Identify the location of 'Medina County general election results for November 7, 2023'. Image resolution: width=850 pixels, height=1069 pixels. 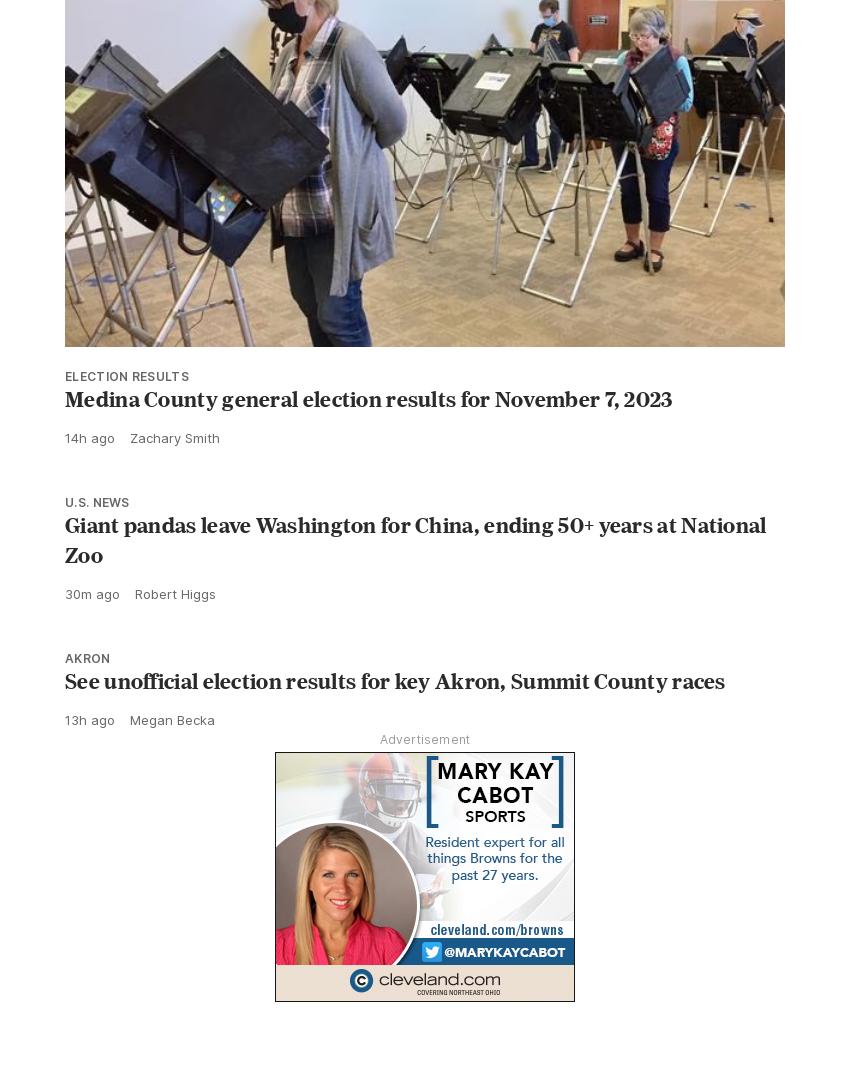
(367, 398).